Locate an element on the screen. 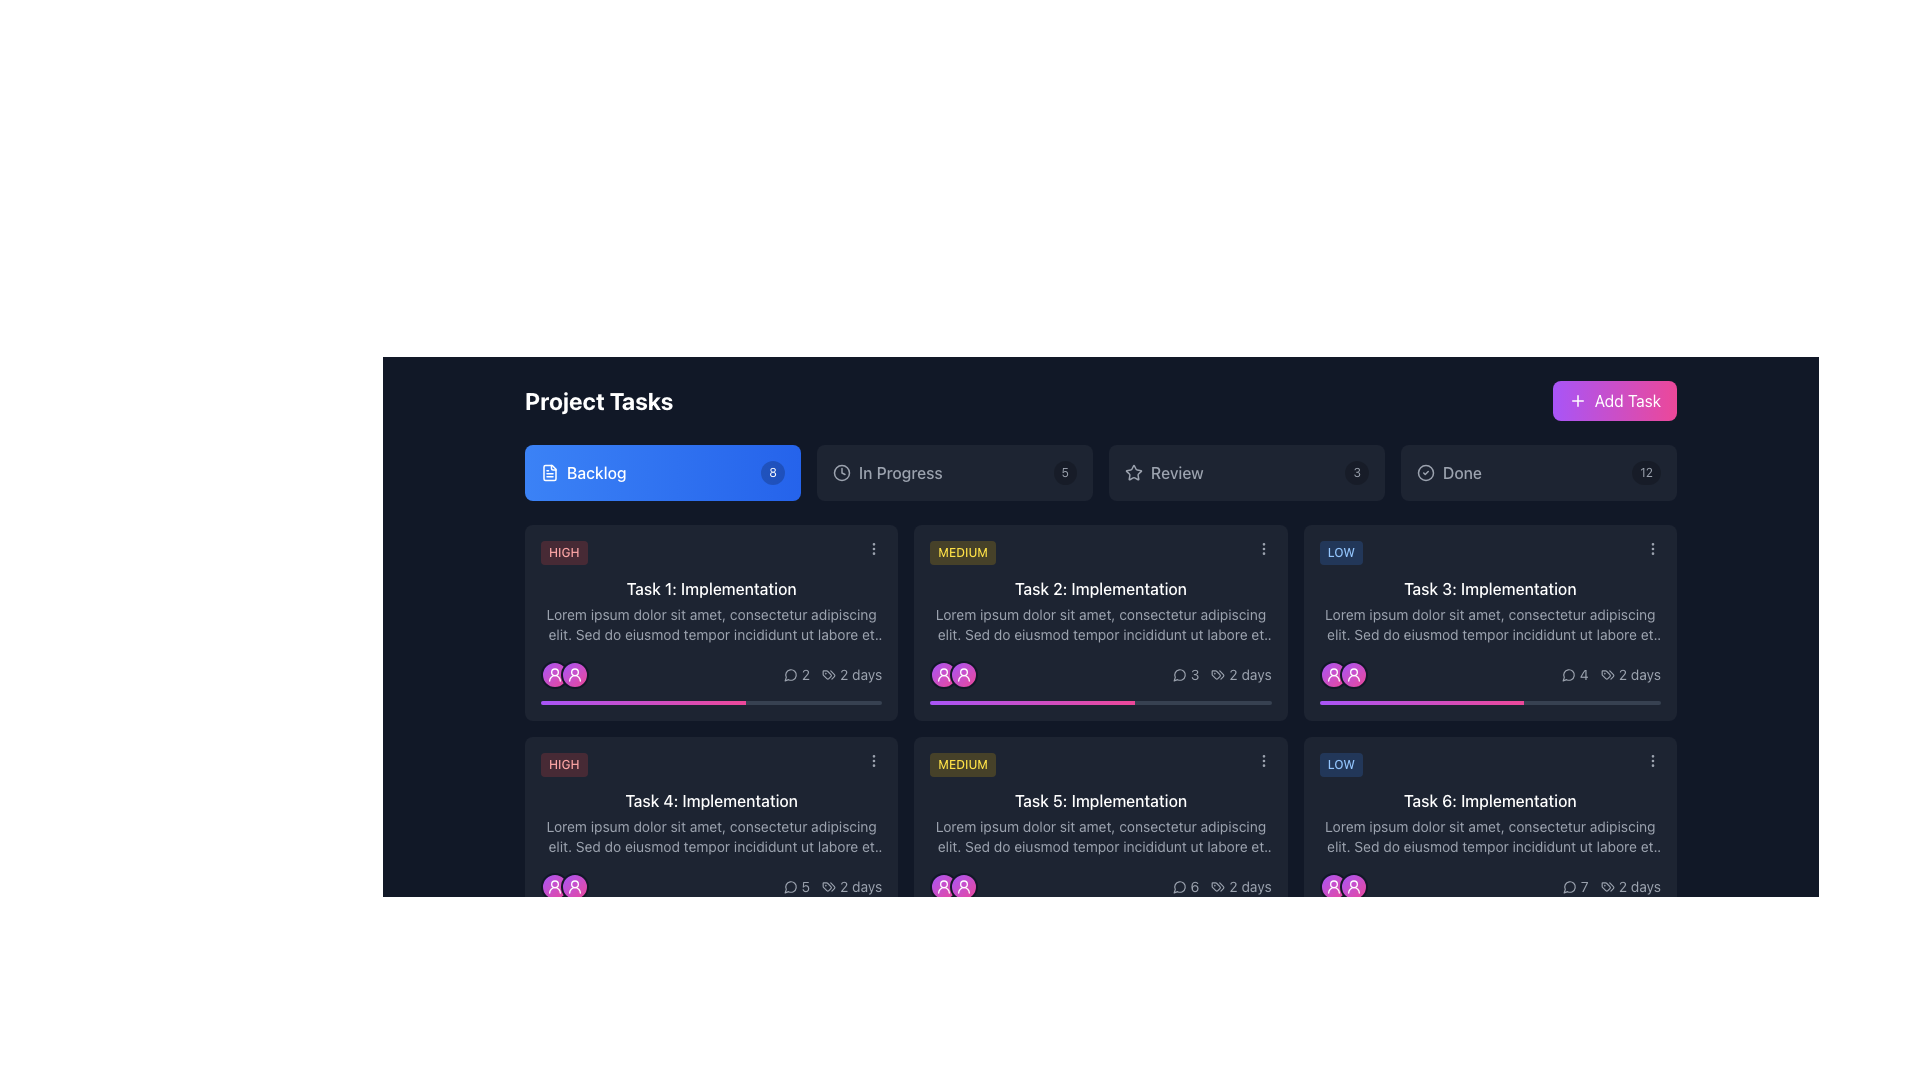 This screenshot has width=1920, height=1080. the button located in the top-right corner of the header area labeled 'Project Tasks' is located at coordinates (1614, 401).